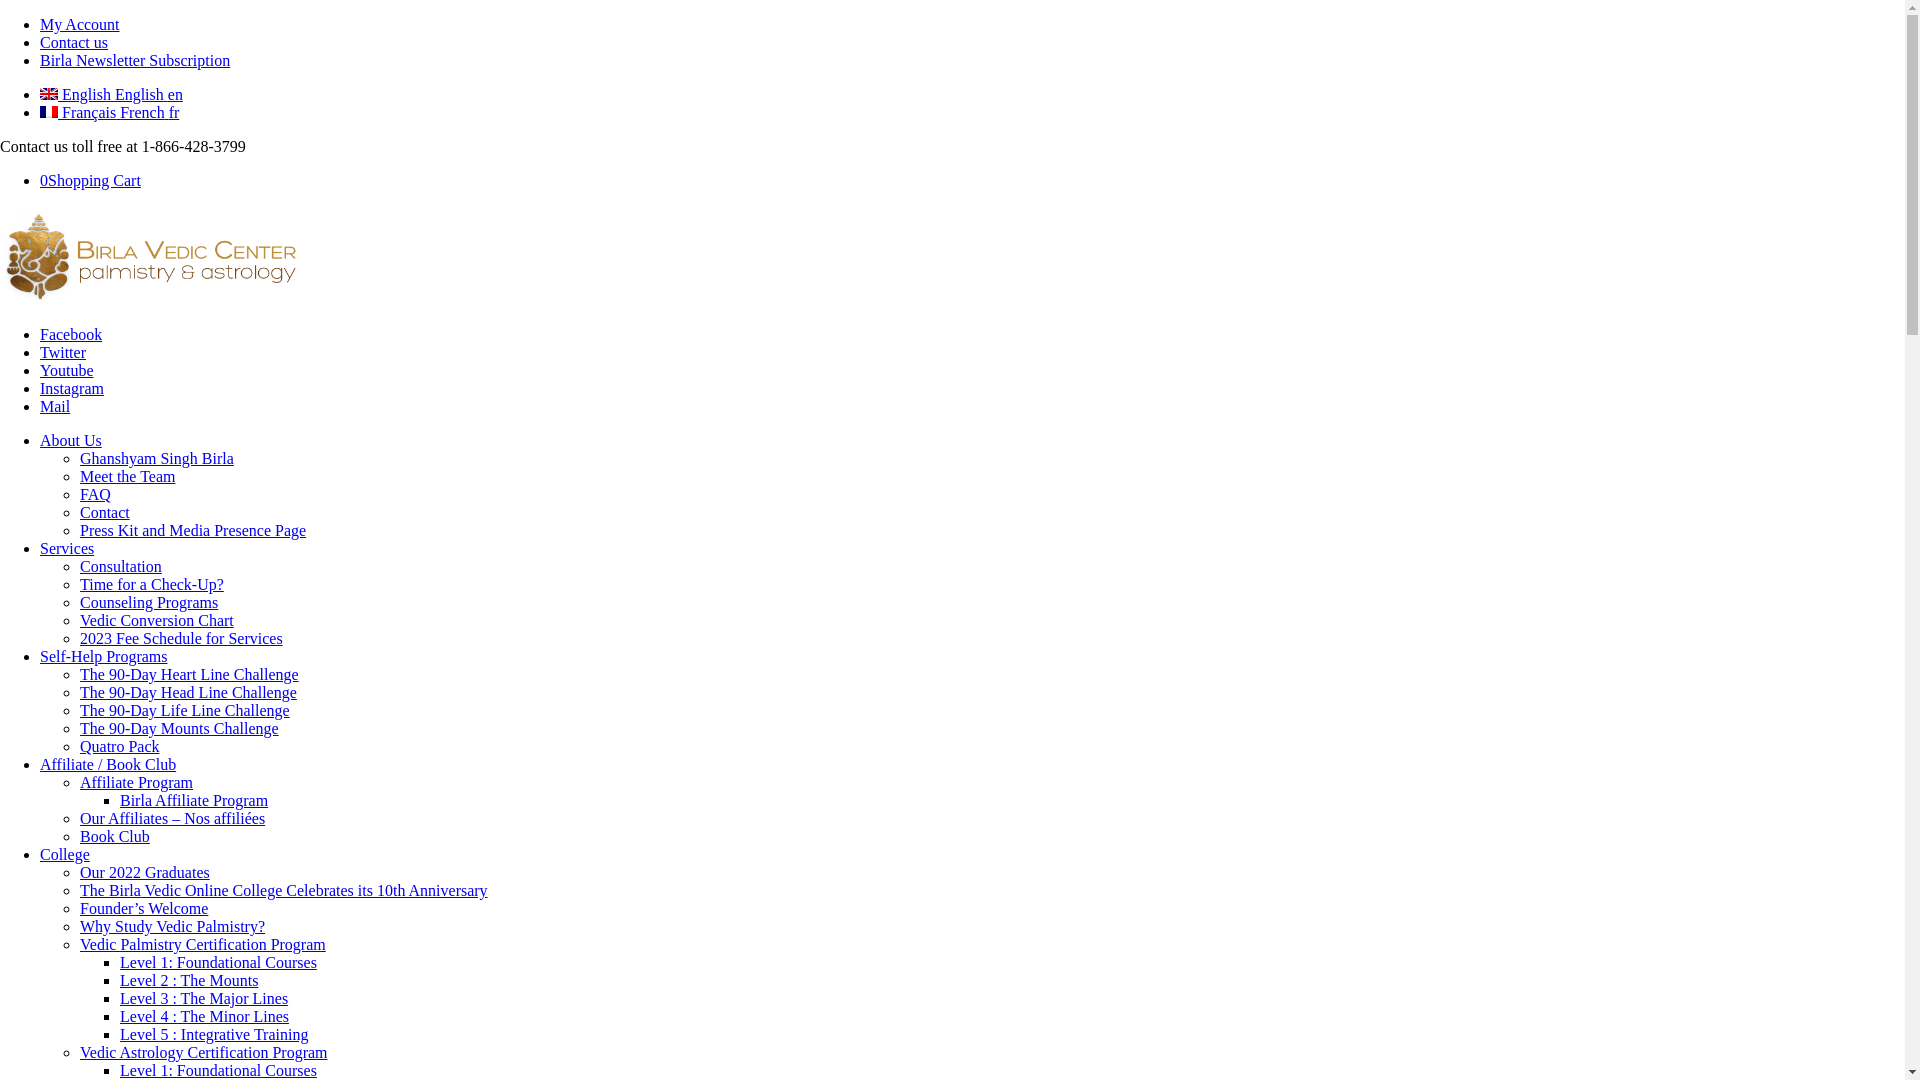 The width and height of the screenshot is (1920, 1080). I want to click on 'English', so click(48, 93).